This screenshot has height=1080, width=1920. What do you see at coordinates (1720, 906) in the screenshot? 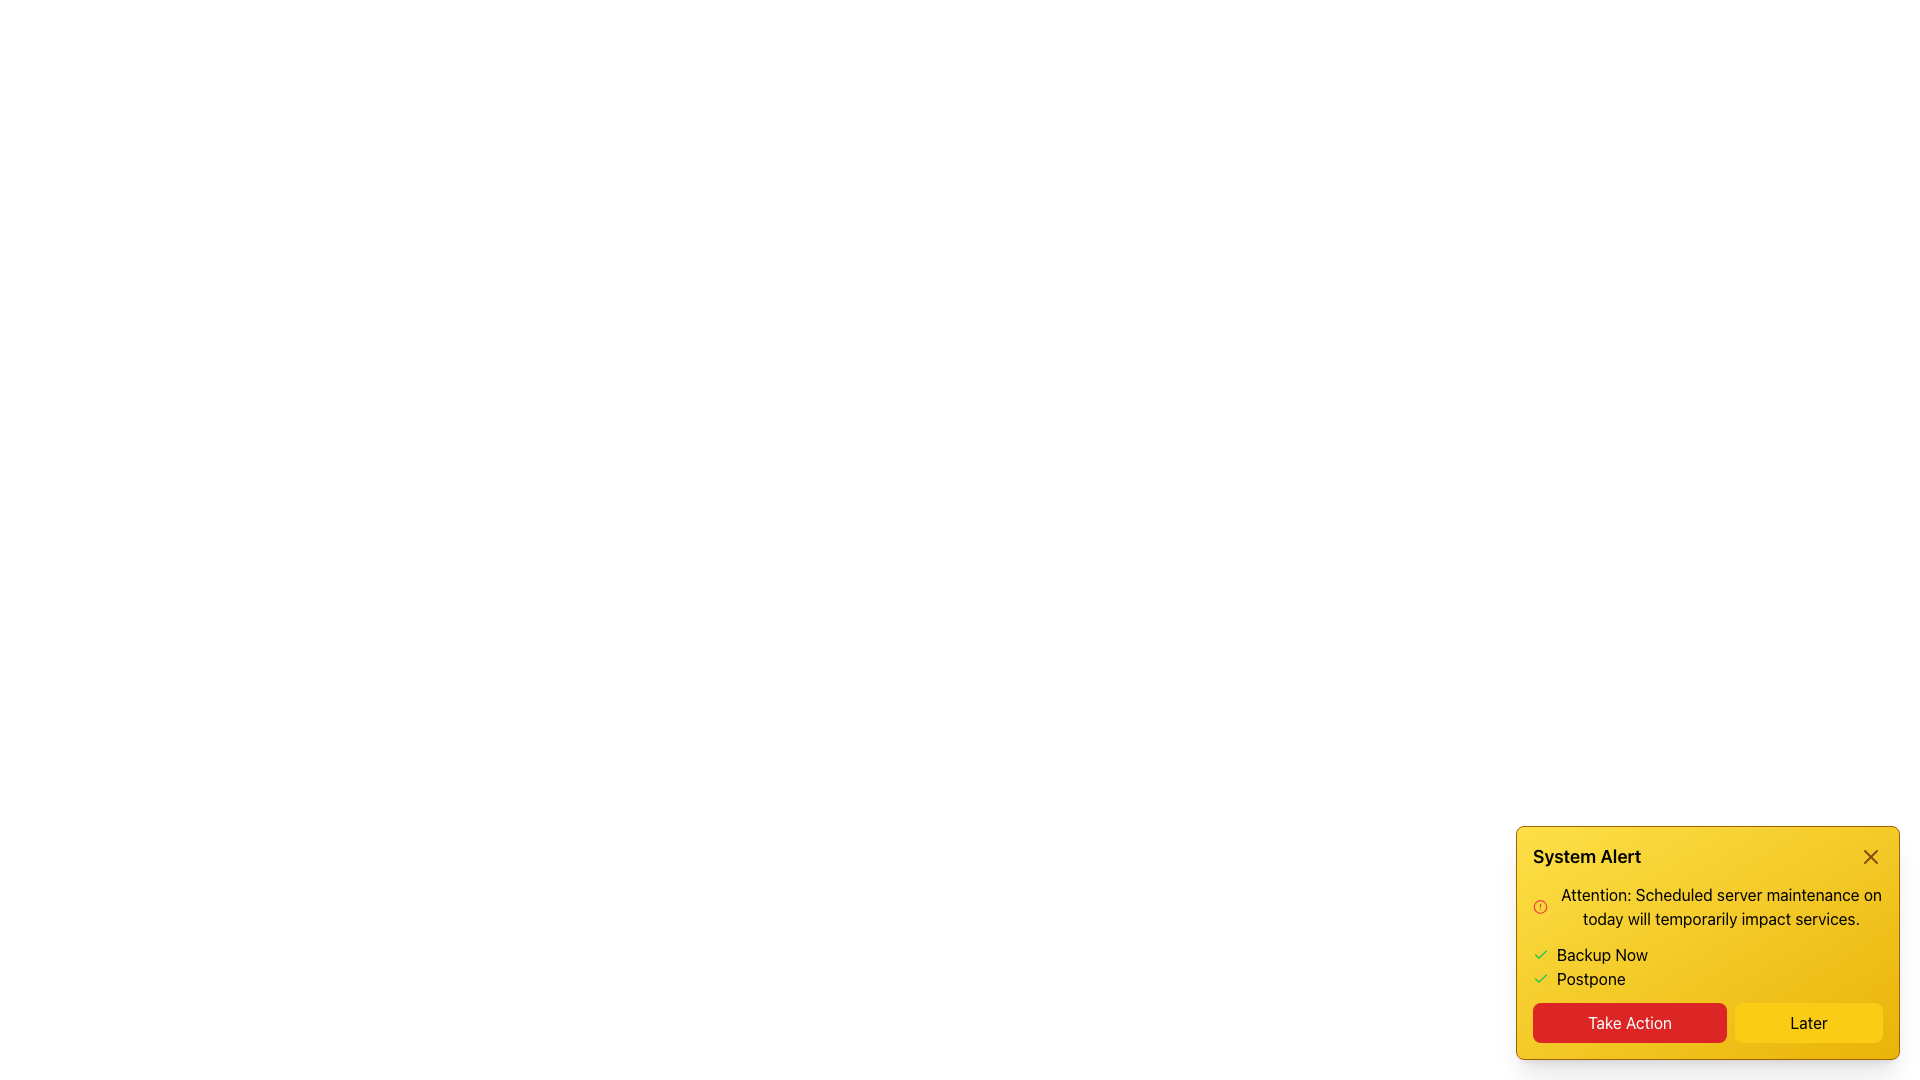
I see `the text informing the user about an upcoming server maintenance event` at bounding box center [1720, 906].